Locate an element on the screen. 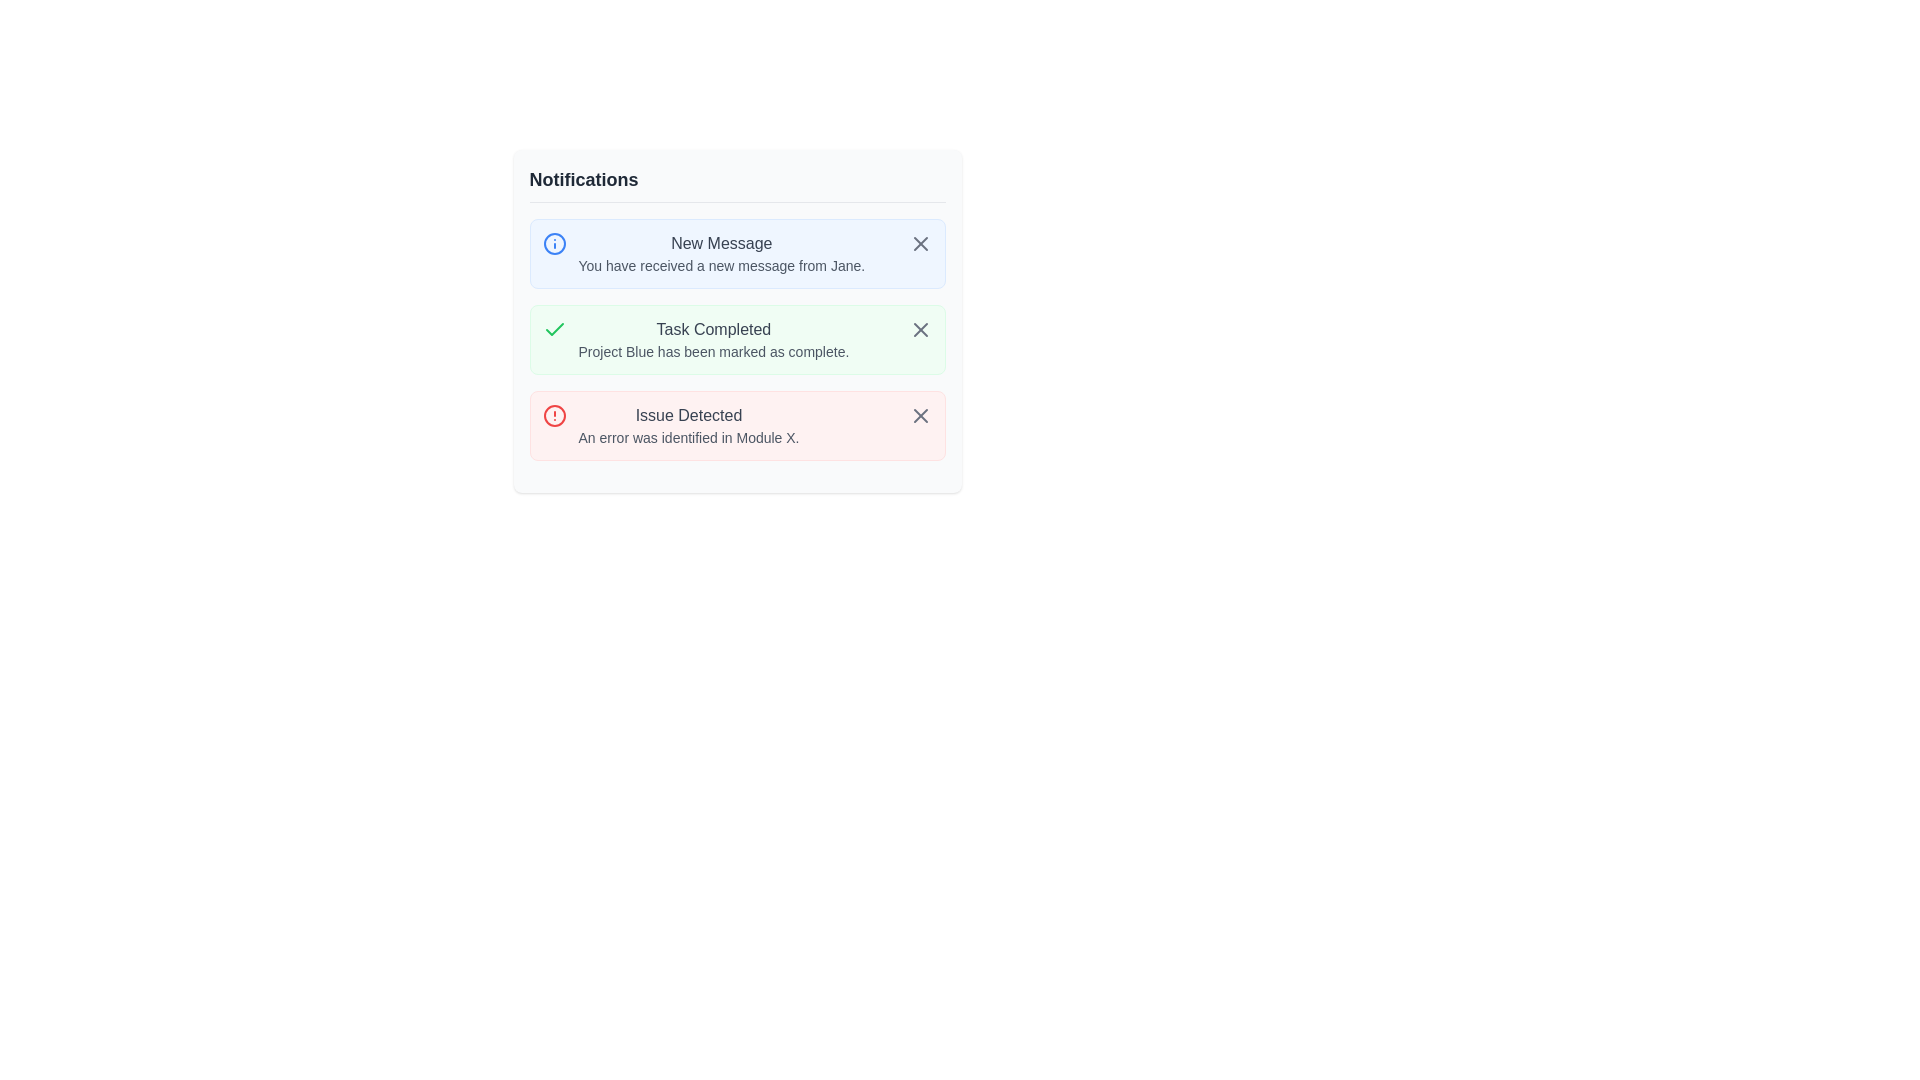 The height and width of the screenshot is (1080, 1920). the Circle graphic that serves as the base for the 'Issue Detected' notification icon, located in the bottom section of the notification list is located at coordinates (554, 415).